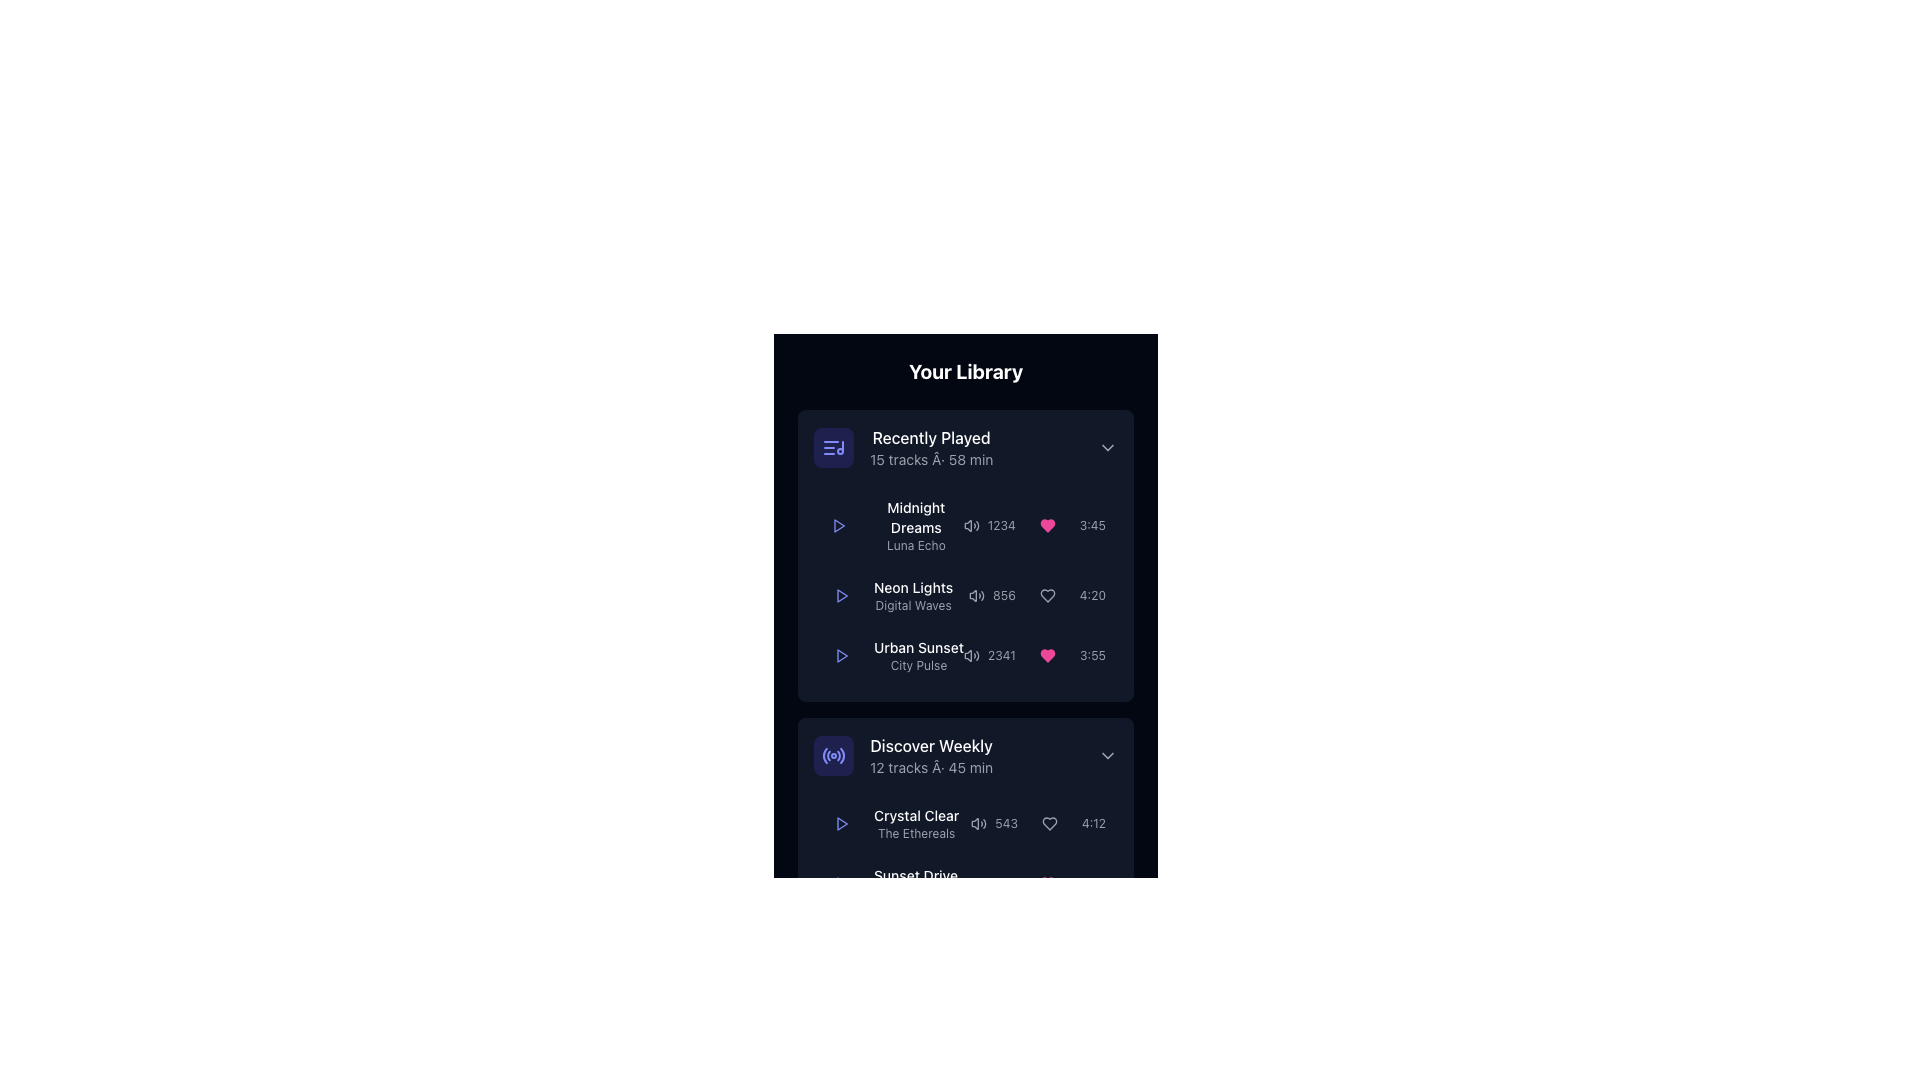  Describe the element at coordinates (992, 595) in the screenshot. I see `text label representing the number of plays next to the speaker icon for the song 'Neon Lights' in the 'Recently Played' section` at that location.